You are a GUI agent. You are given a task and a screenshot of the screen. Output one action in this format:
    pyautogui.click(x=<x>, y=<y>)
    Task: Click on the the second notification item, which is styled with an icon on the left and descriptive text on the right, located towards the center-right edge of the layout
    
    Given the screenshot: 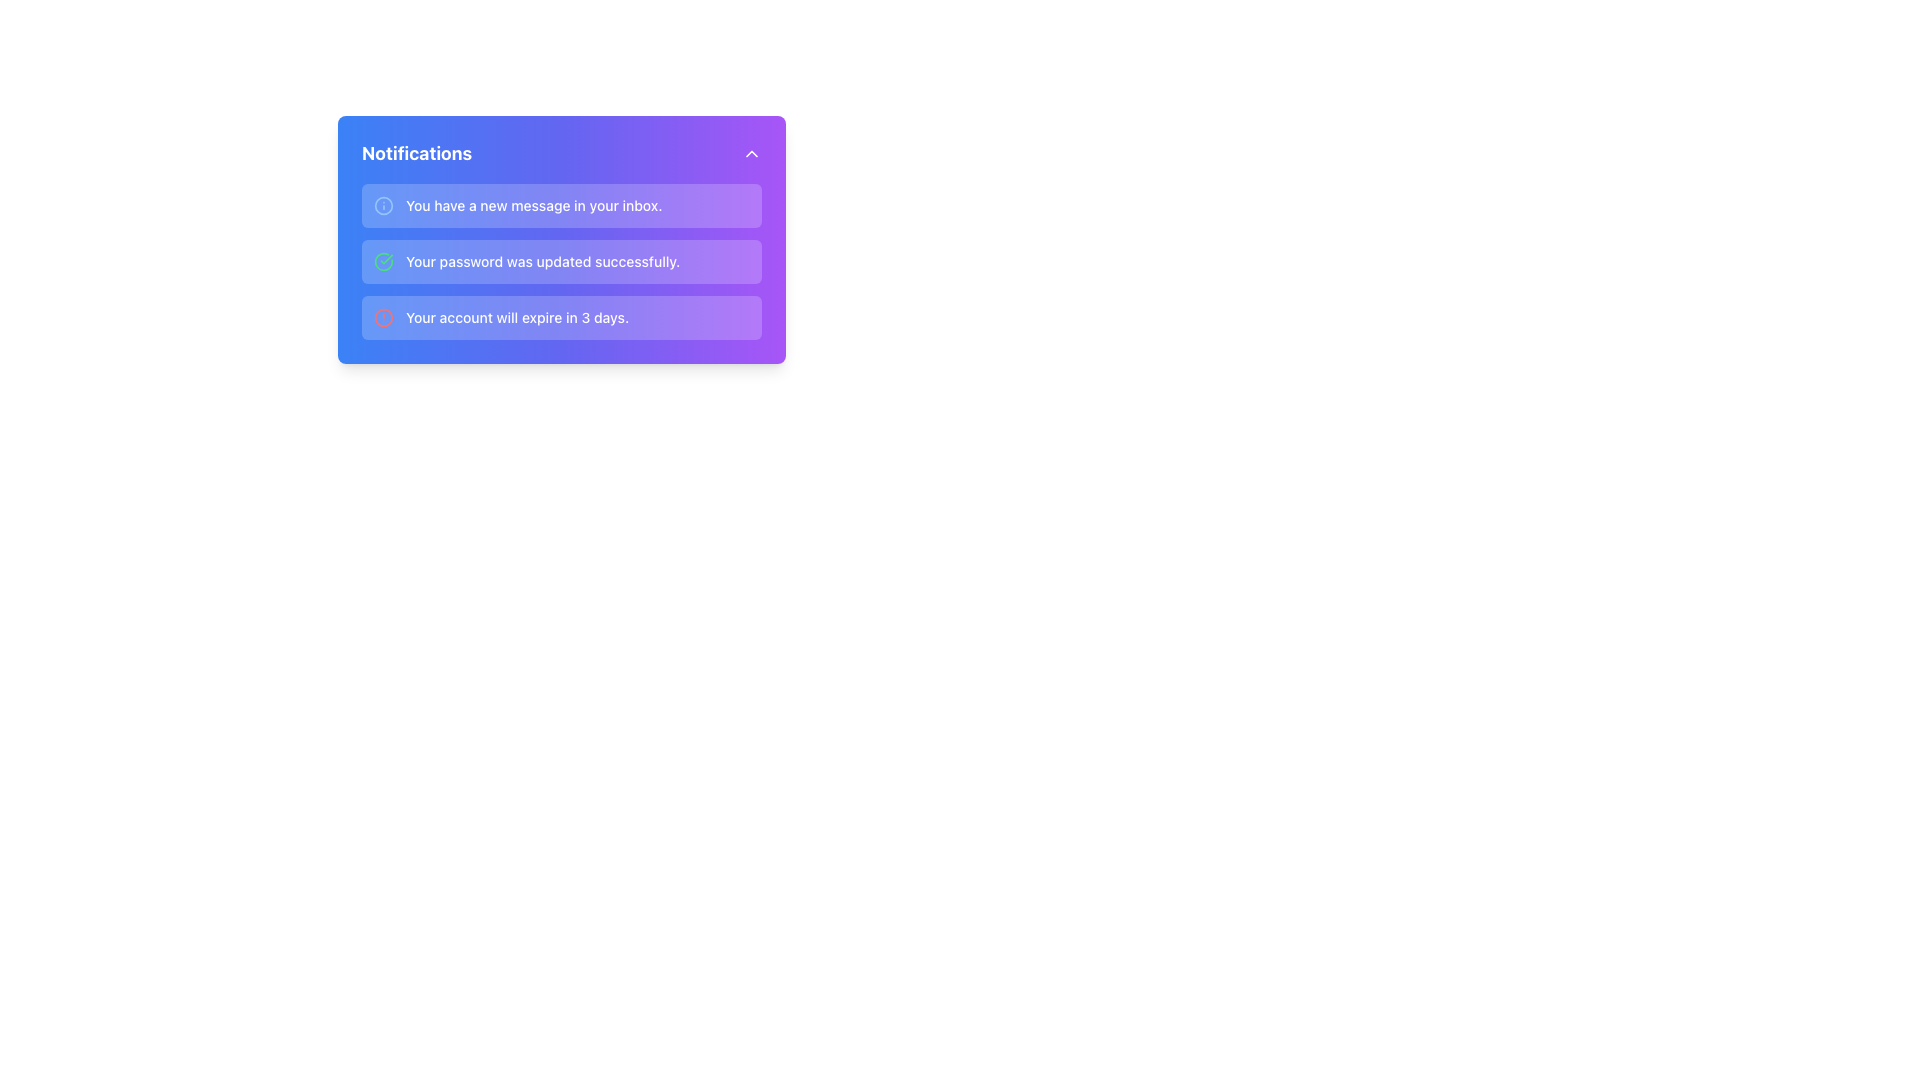 What is the action you would take?
    pyautogui.click(x=560, y=261)
    